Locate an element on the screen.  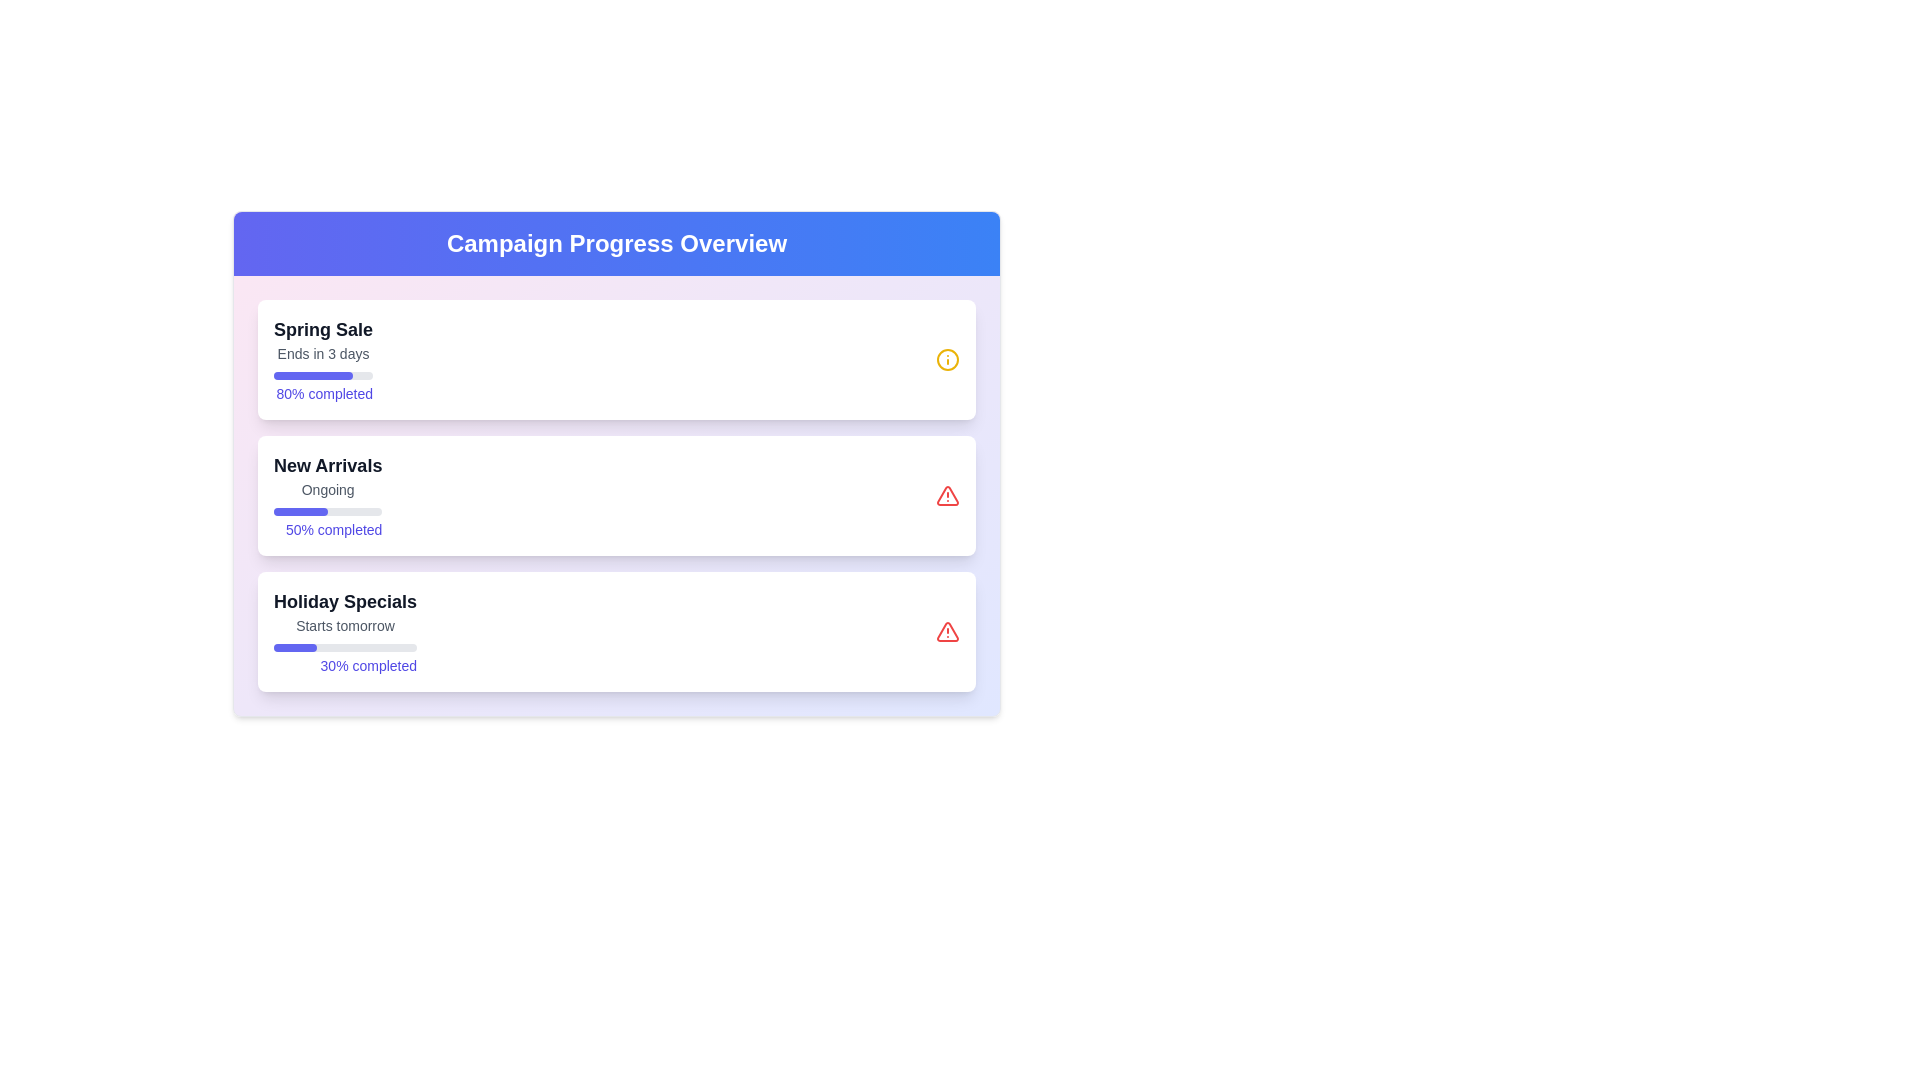
the progress visually by focusing on the progress bar segment that represents 50% completion of the 'New Arrivals' campaign, located in the second card of the campaign list is located at coordinates (300, 511).